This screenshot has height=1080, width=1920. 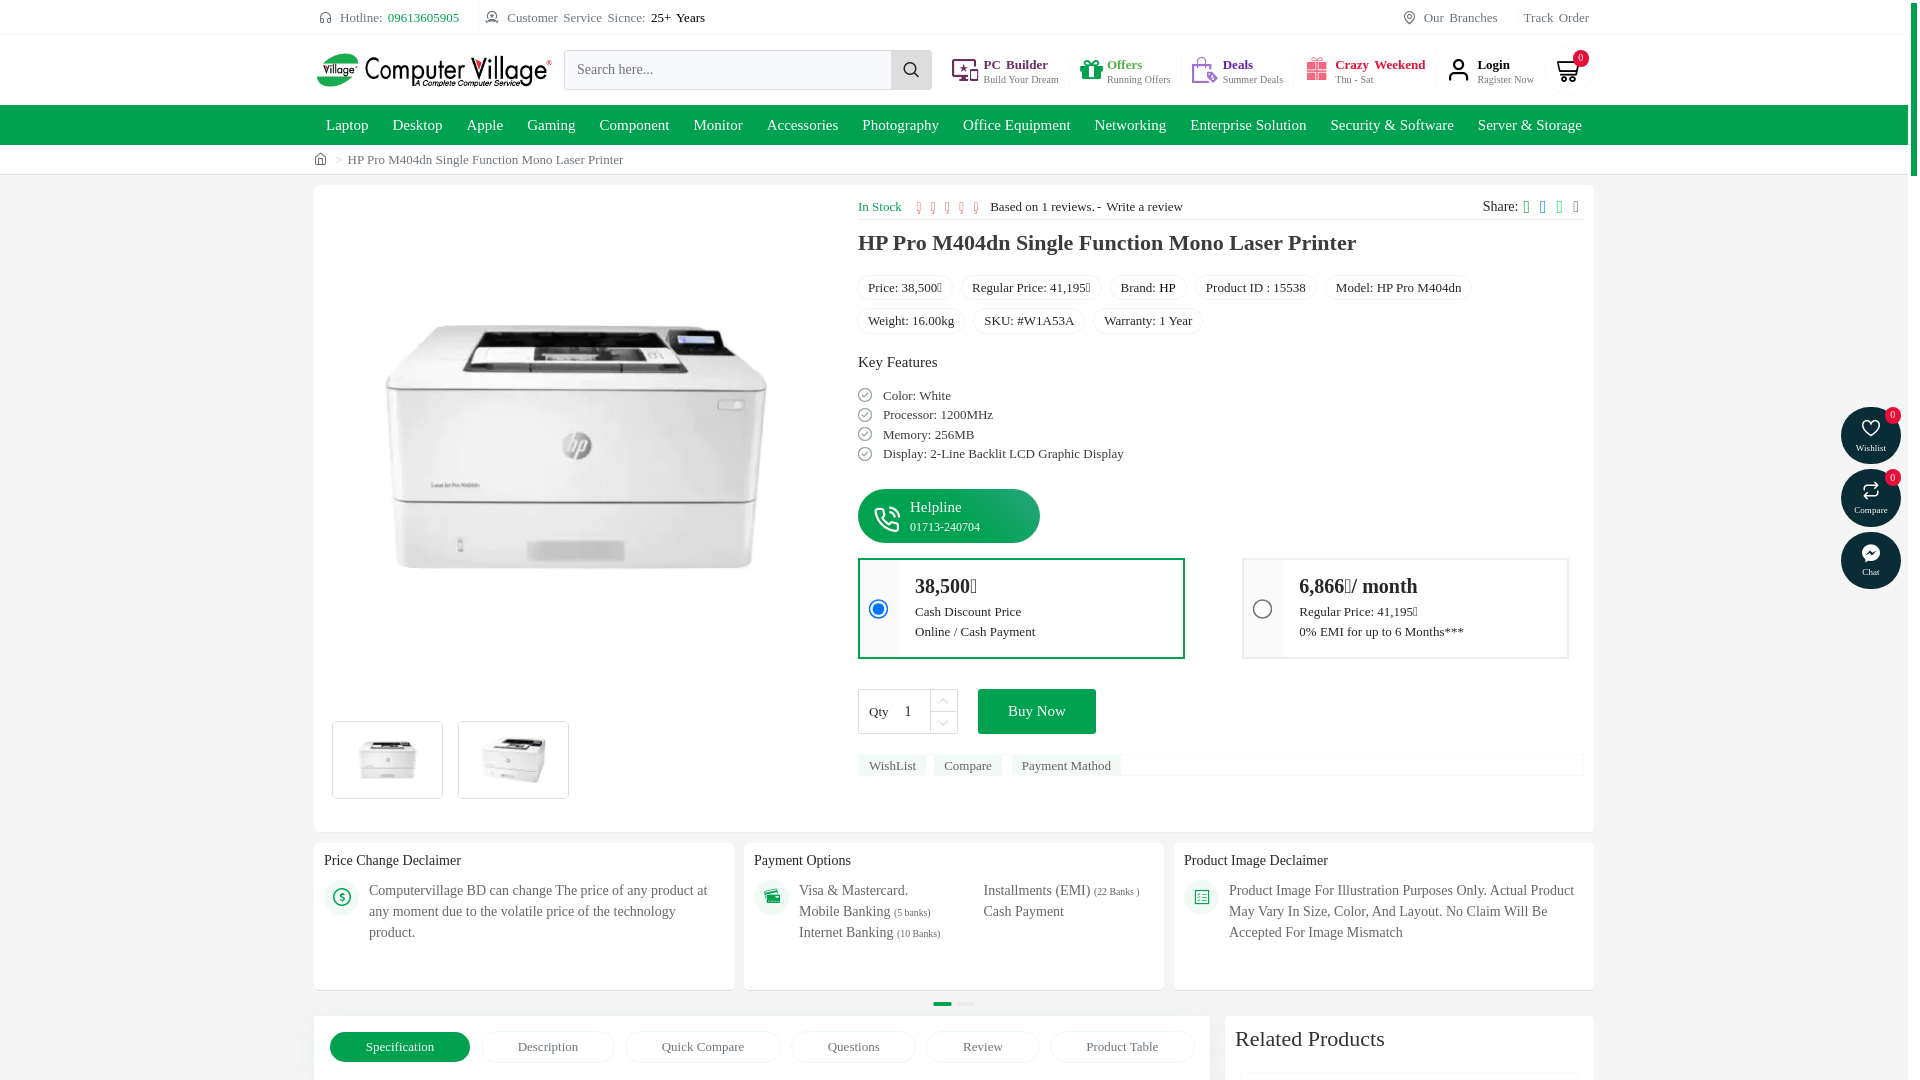 What do you see at coordinates (1041, 207) in the screenshot?
I see `'Based on 1 reviews.'` at bounding box center [1041, 207].